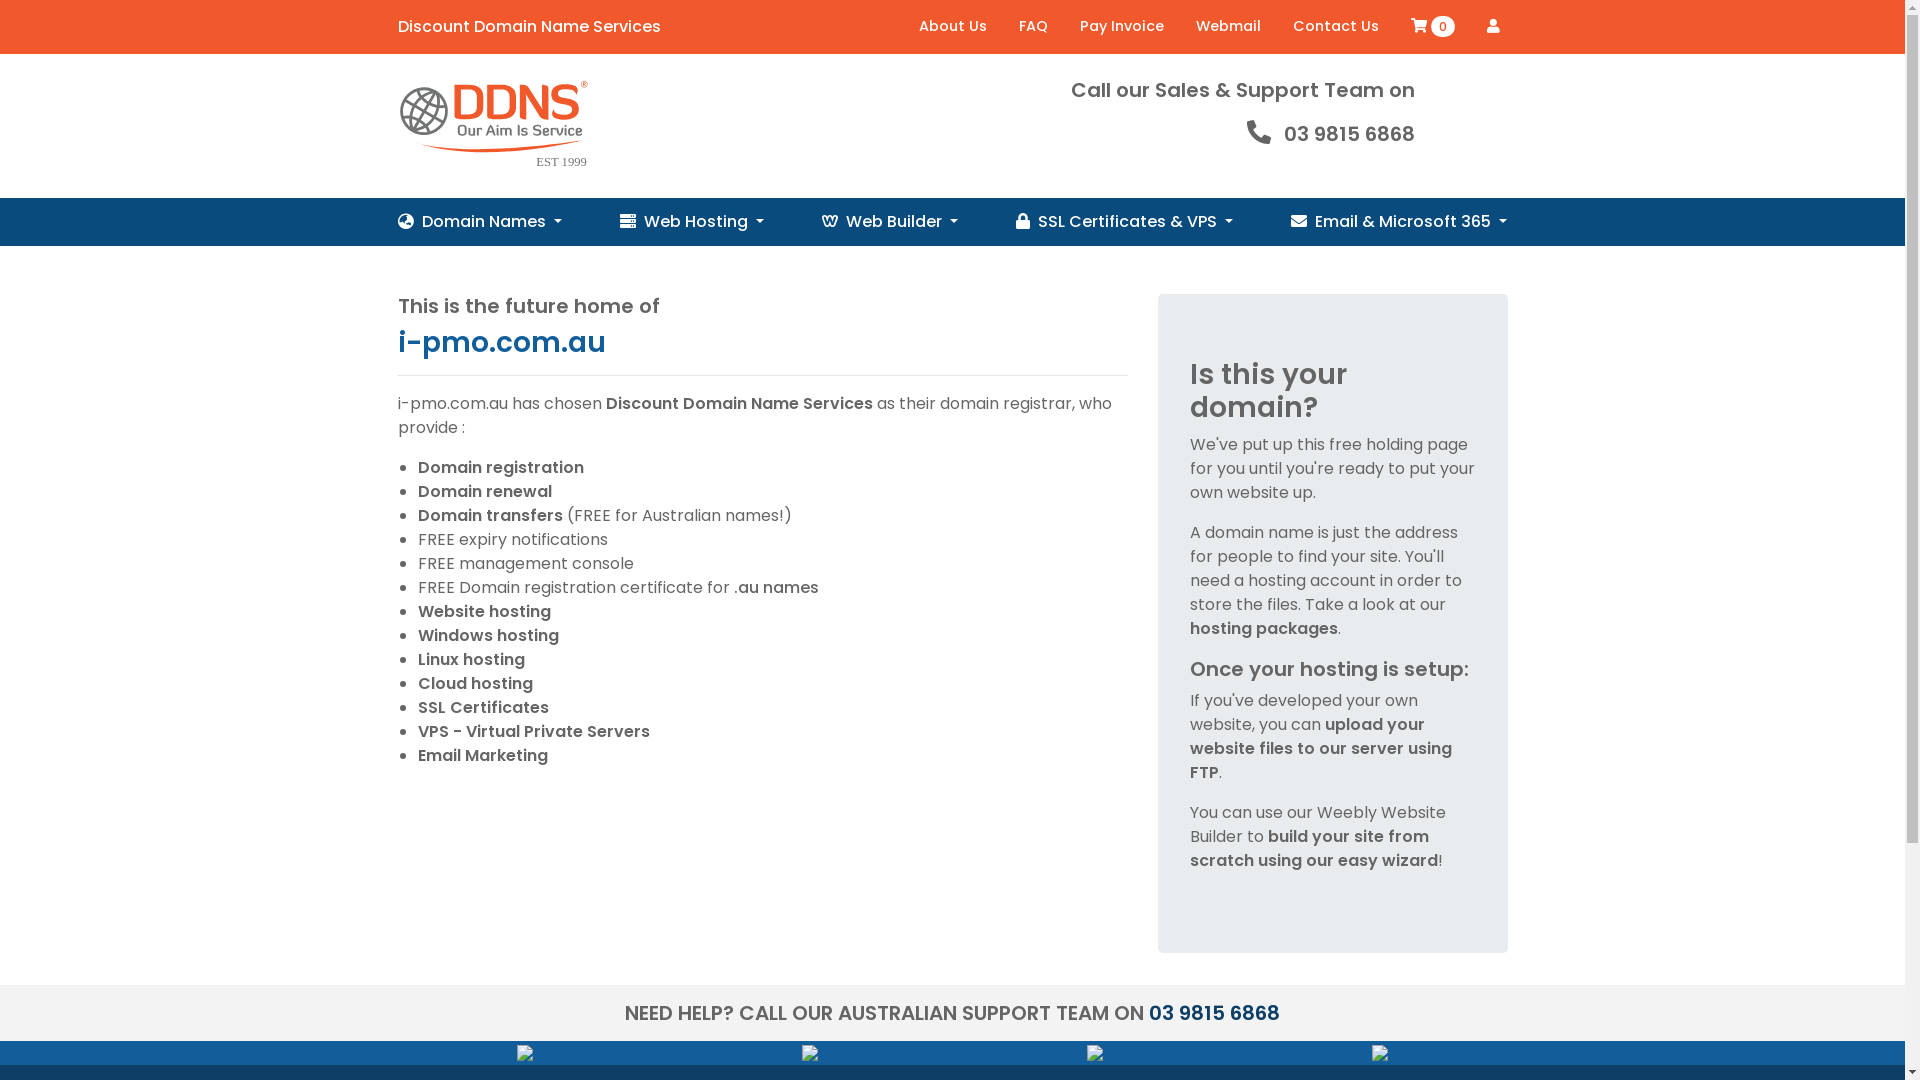 Image resolution: width=1920 pixels, height=1080 pixels. What do you see at coordinates (1320, 748) in the screenshot?
I see `'upload your website files to our server using FTP'` at bounding box center [1320, 748].